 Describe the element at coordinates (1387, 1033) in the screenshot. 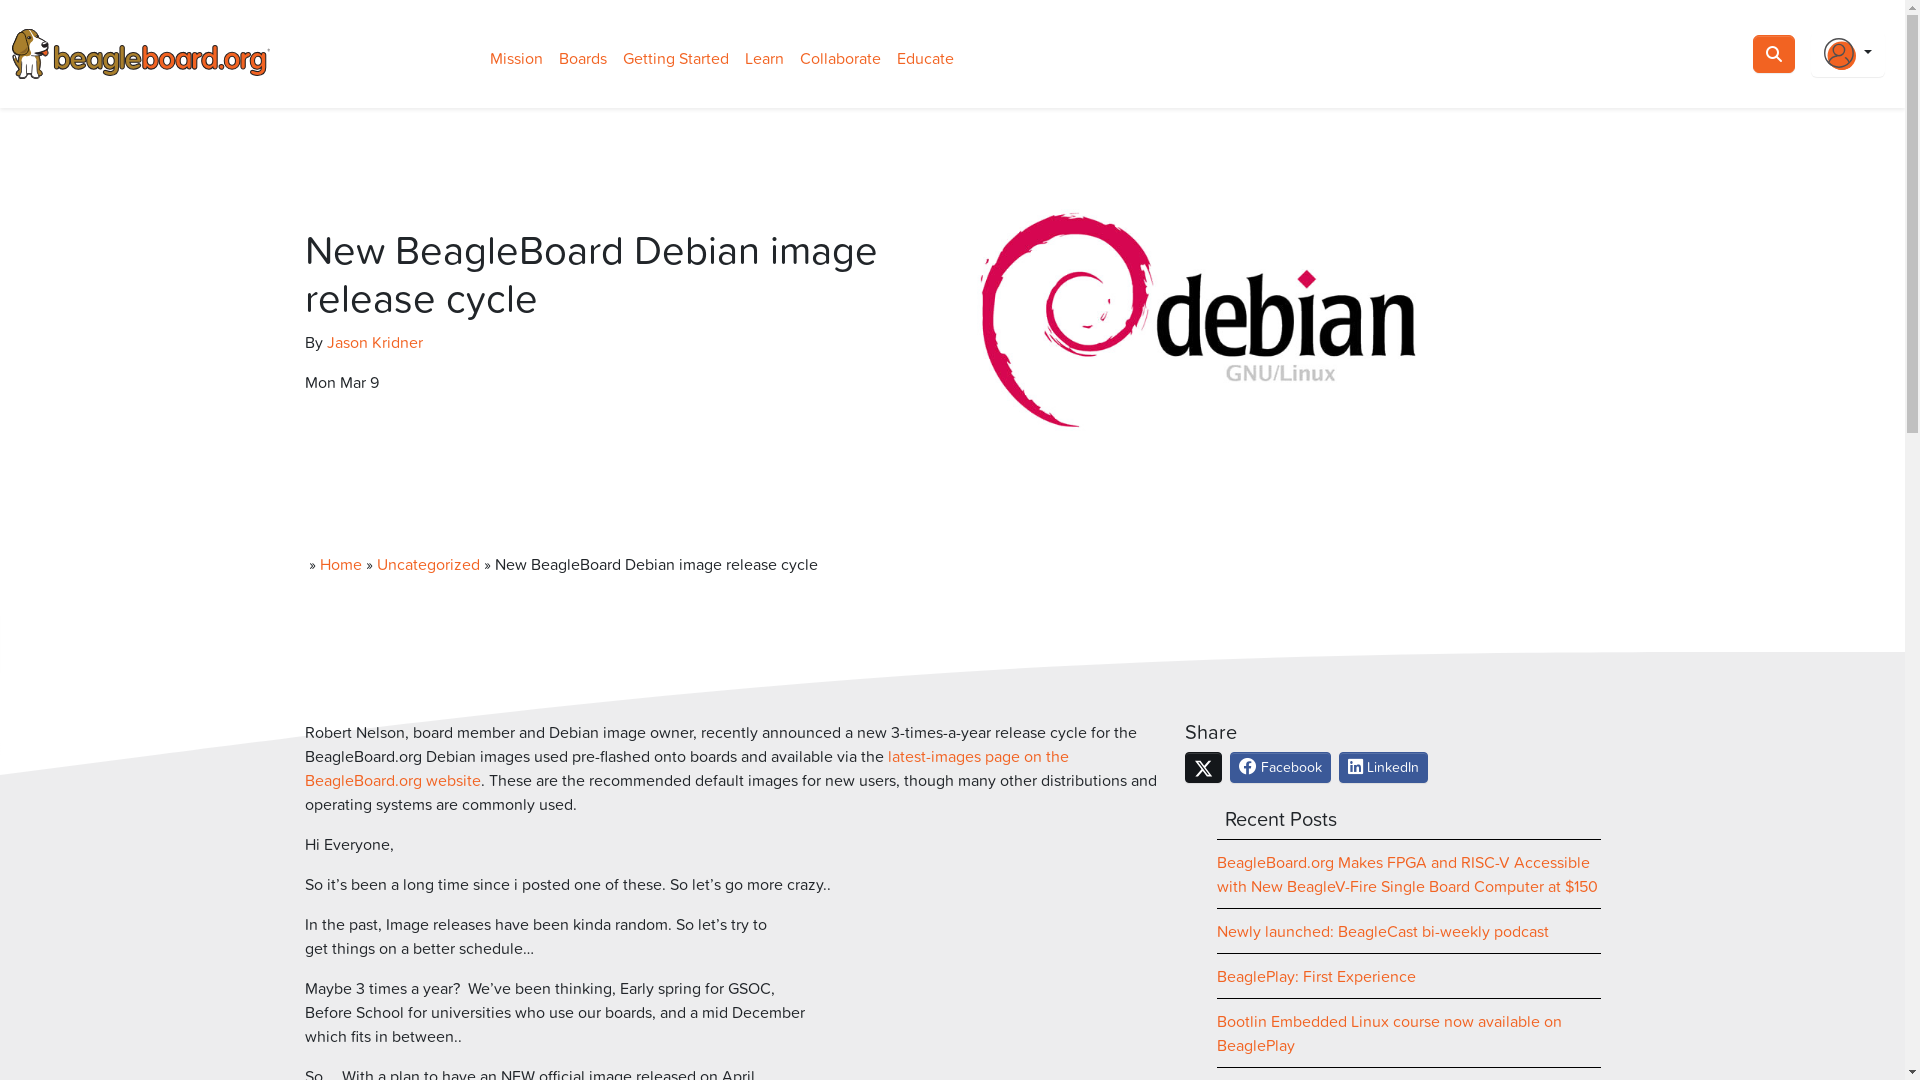

I see `'Bootlin Embedded Linux course now available on BeaglePlay'` at that location.